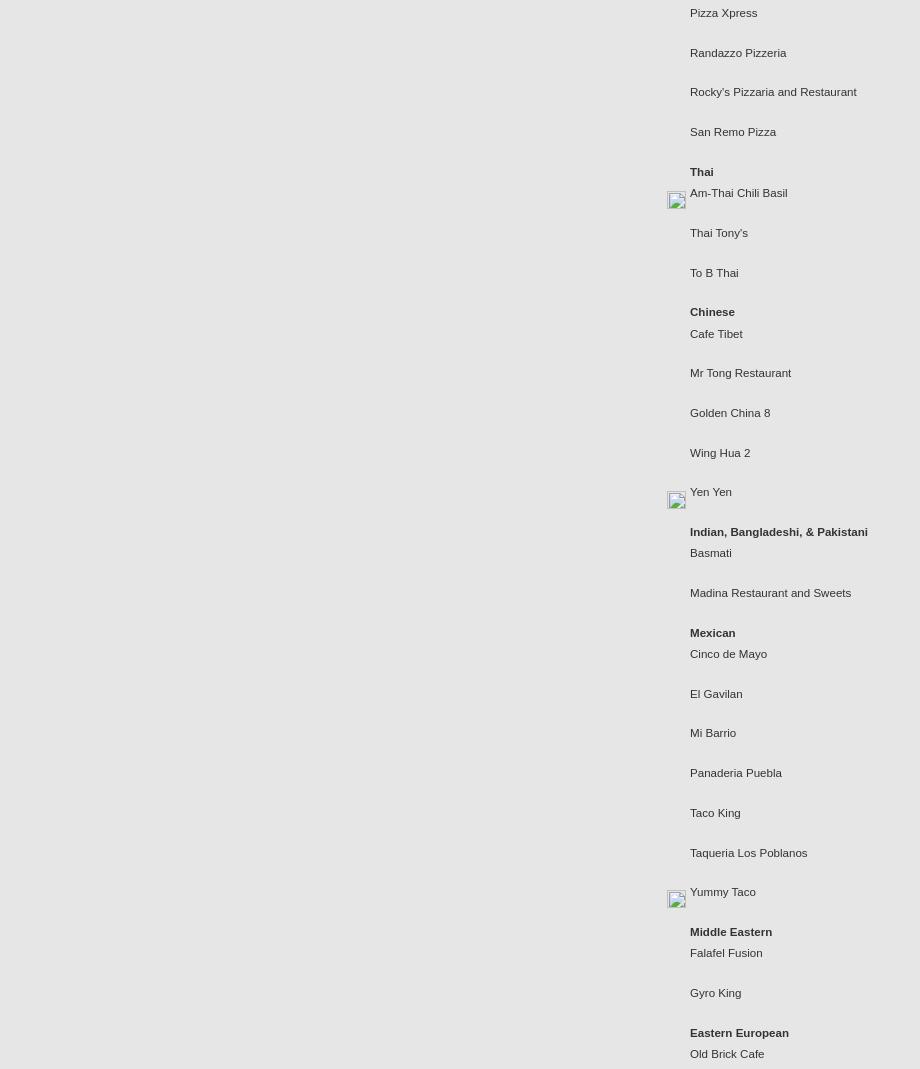 The height and width of the screenshot is (1069, 920). I want to click on 'Yen Yen', so click(710, 490).